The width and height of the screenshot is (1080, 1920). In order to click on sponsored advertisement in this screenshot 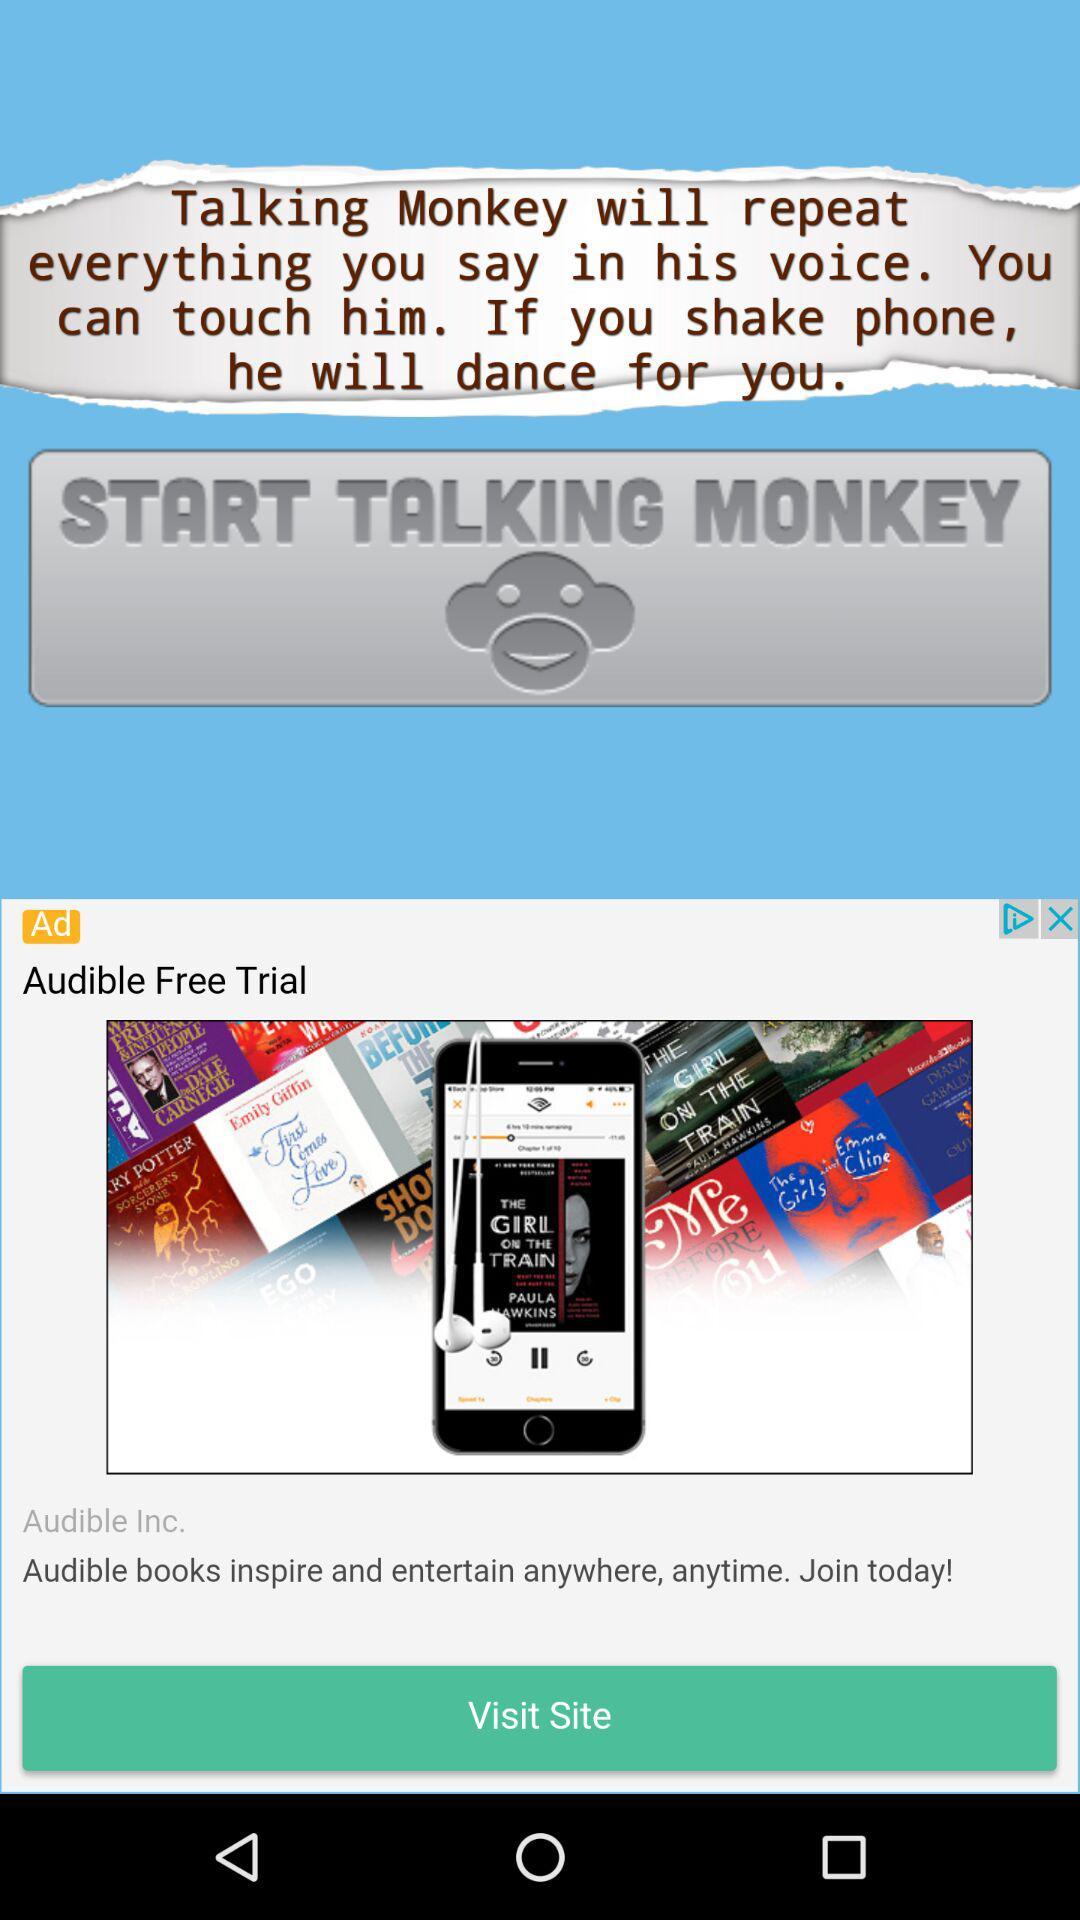, I will do `click(538, 1345)`.